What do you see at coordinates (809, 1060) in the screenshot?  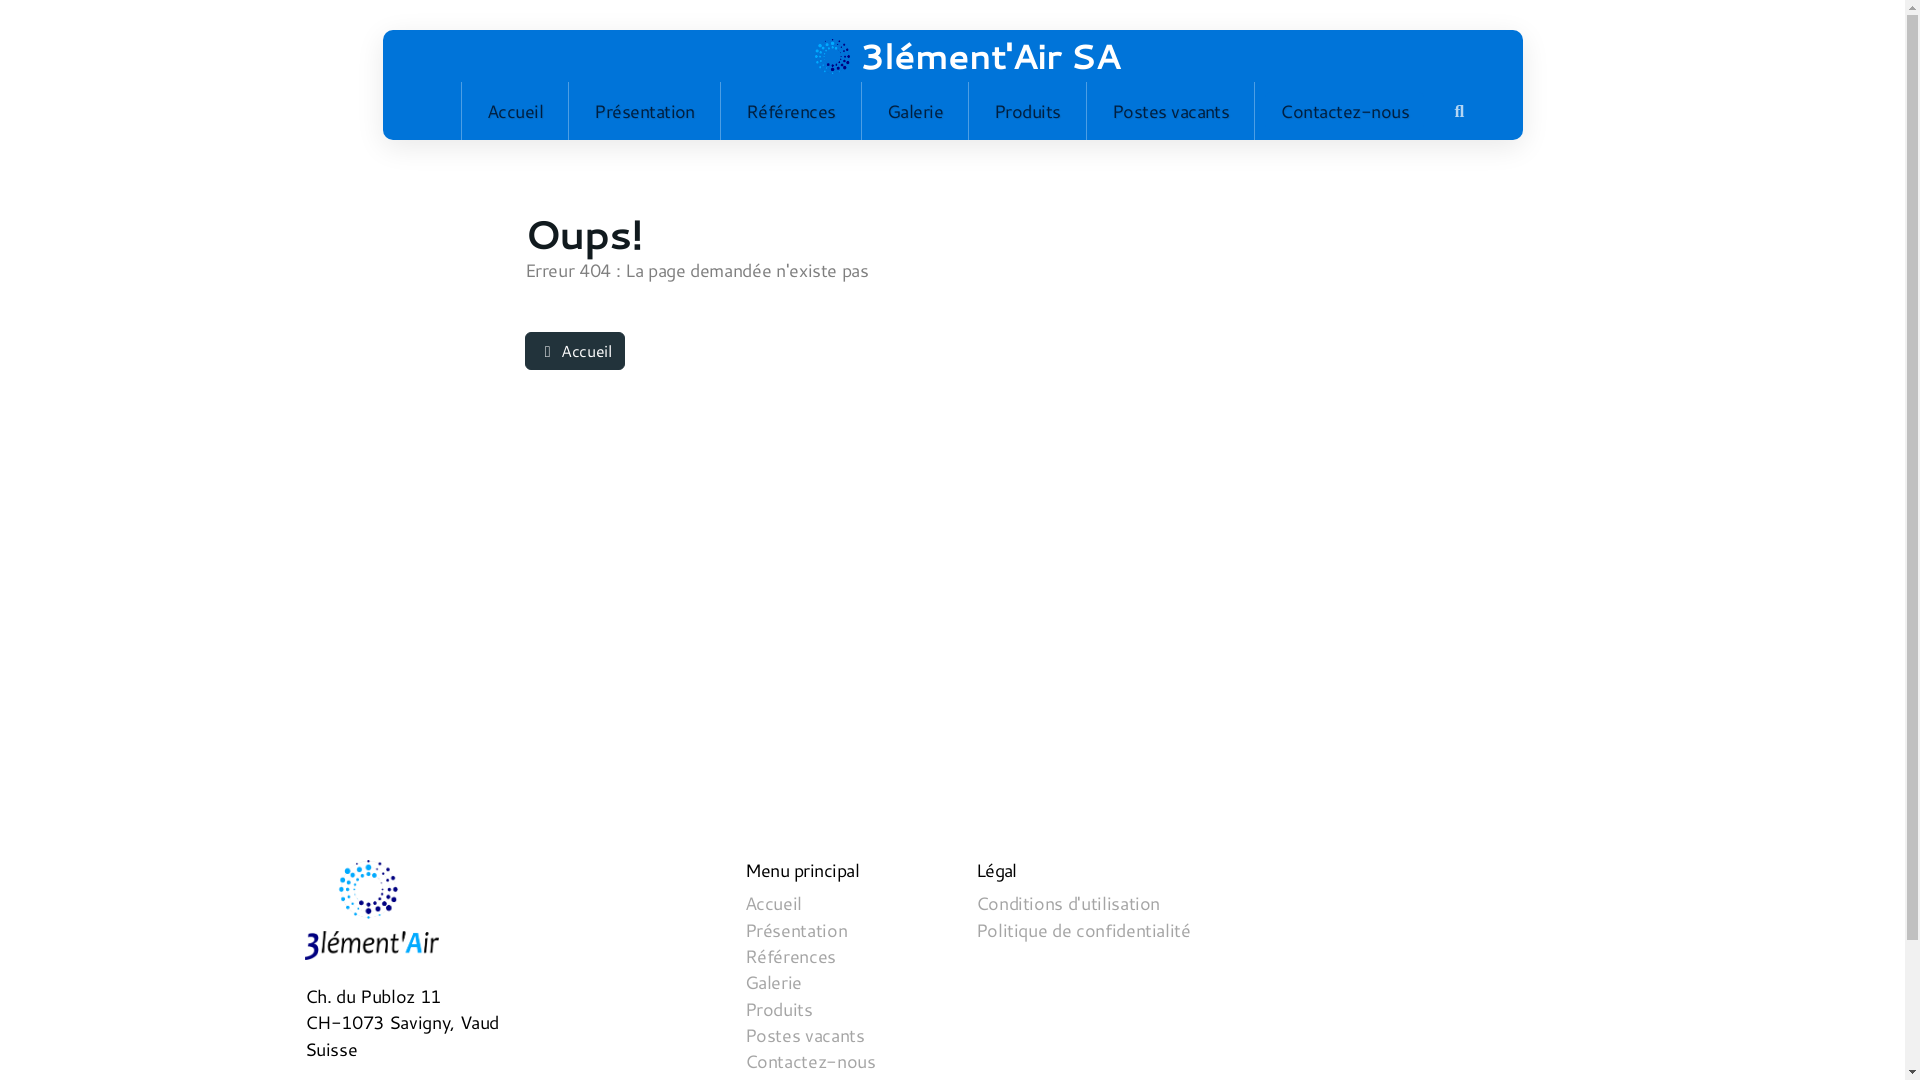 I see `'Contactez-nous'` at bounding box center [809, 1060].